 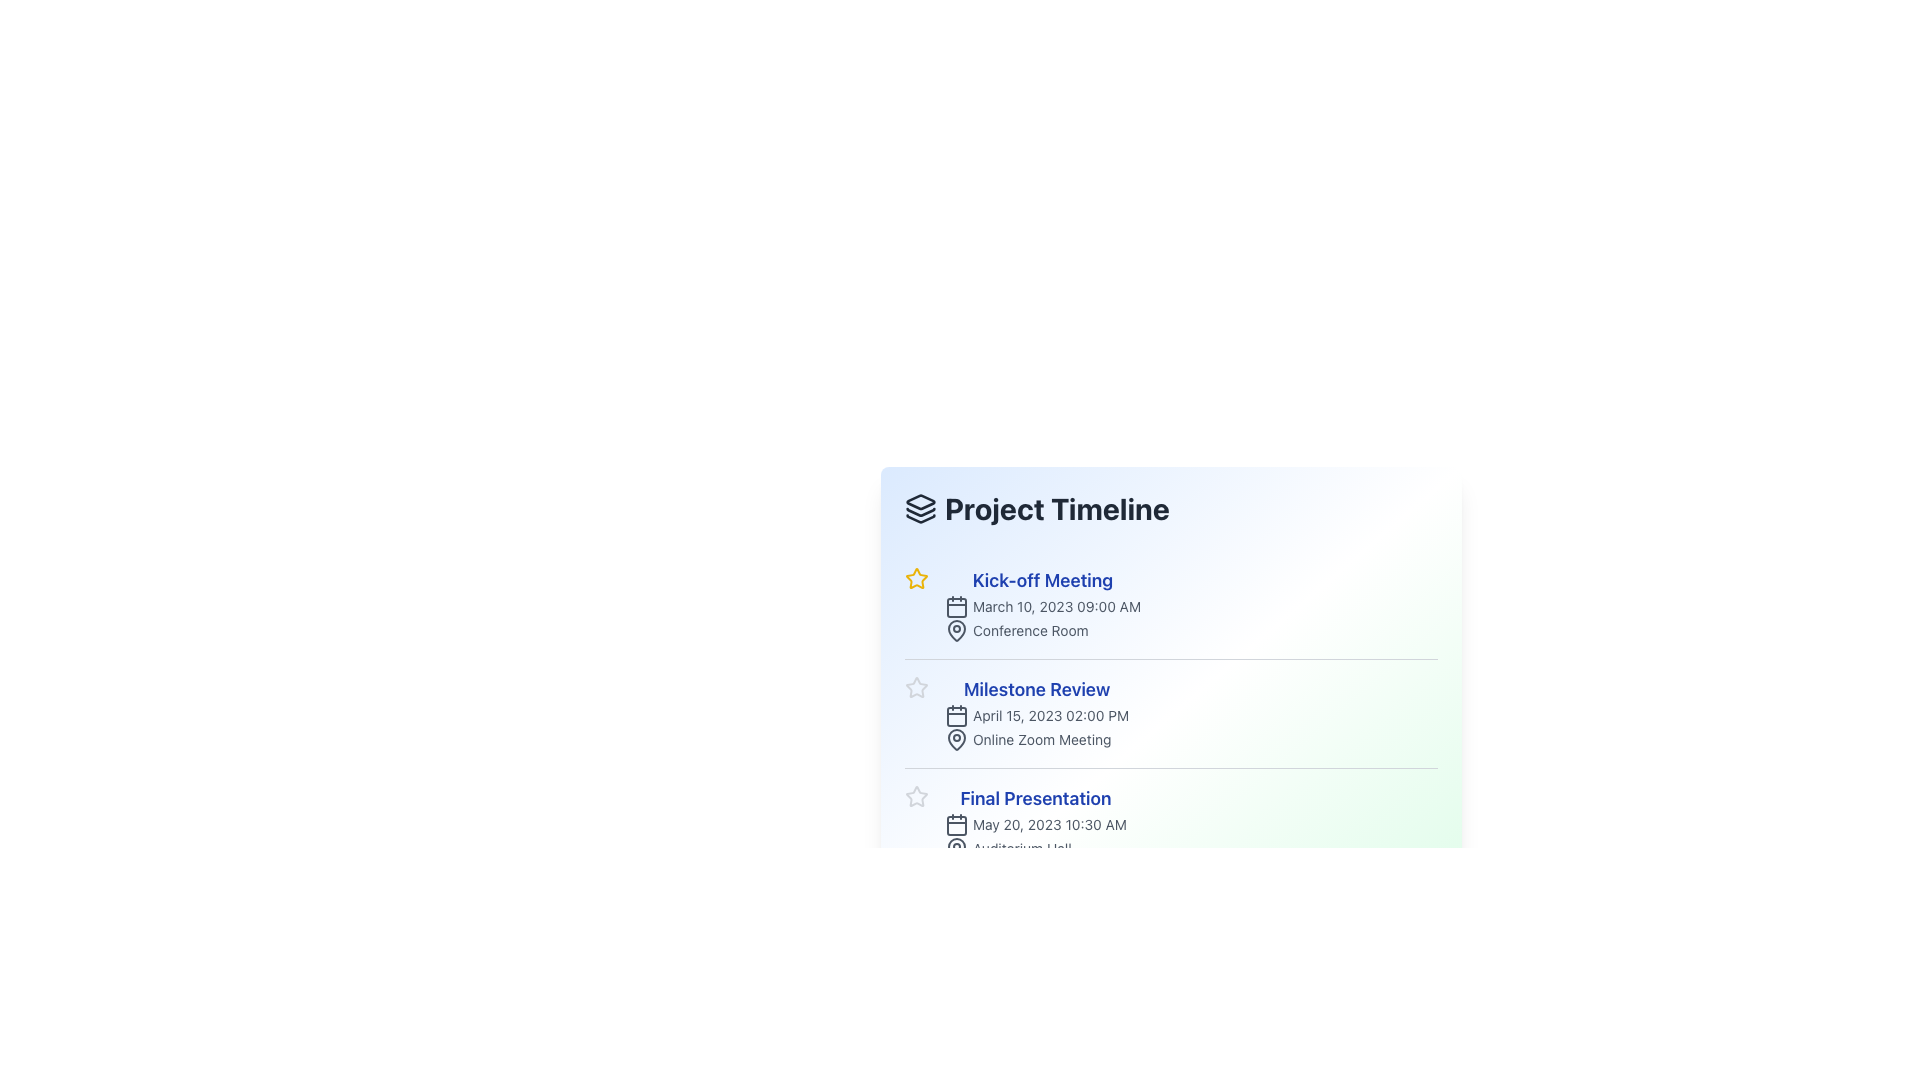 I want to click on the map pin icon located next to the text 'Conference Room' in the event details for 'Kick-off Meeting' under the 'Project Timeline' section, so click(x=955, y=631).